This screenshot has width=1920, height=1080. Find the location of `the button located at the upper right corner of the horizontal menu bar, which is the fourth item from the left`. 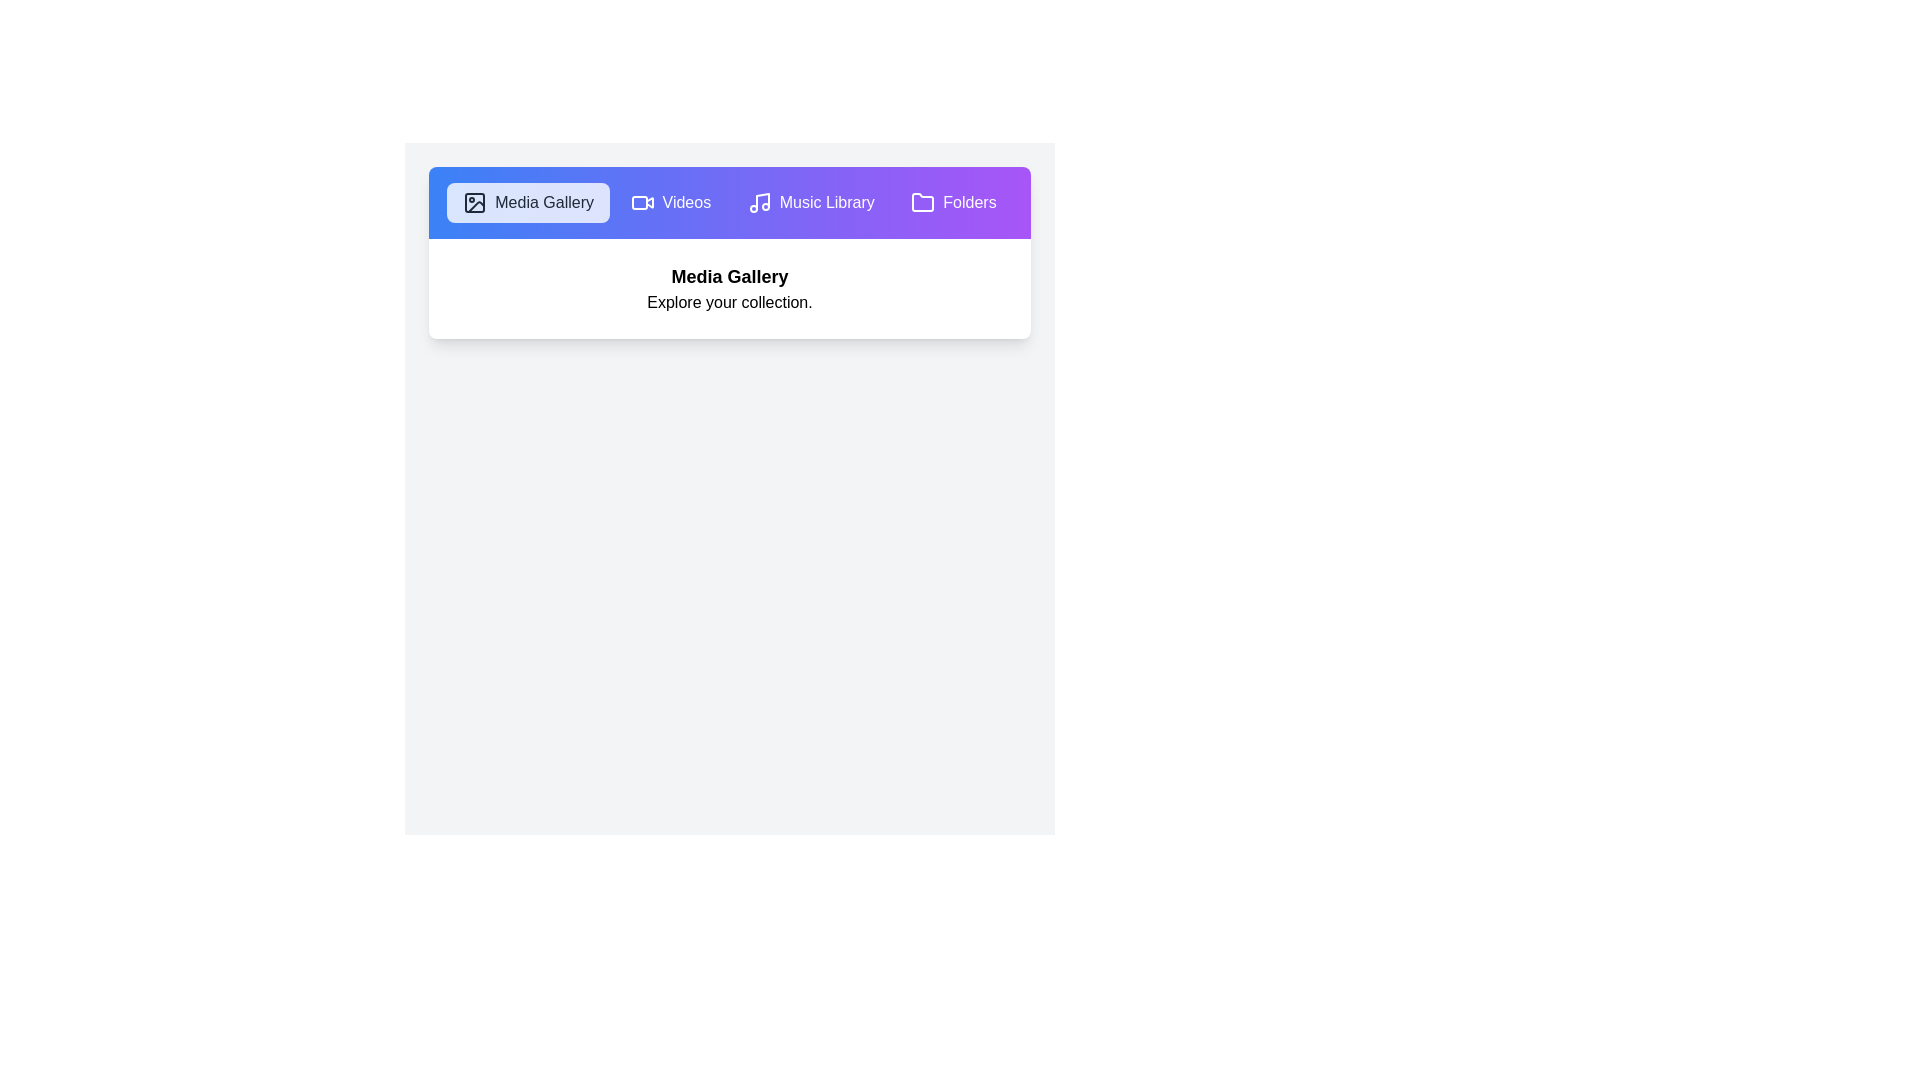

the button located at the upper right corner of the horizontal menu bar, which is the fourth item from the left is located at coordinates (953, 203).